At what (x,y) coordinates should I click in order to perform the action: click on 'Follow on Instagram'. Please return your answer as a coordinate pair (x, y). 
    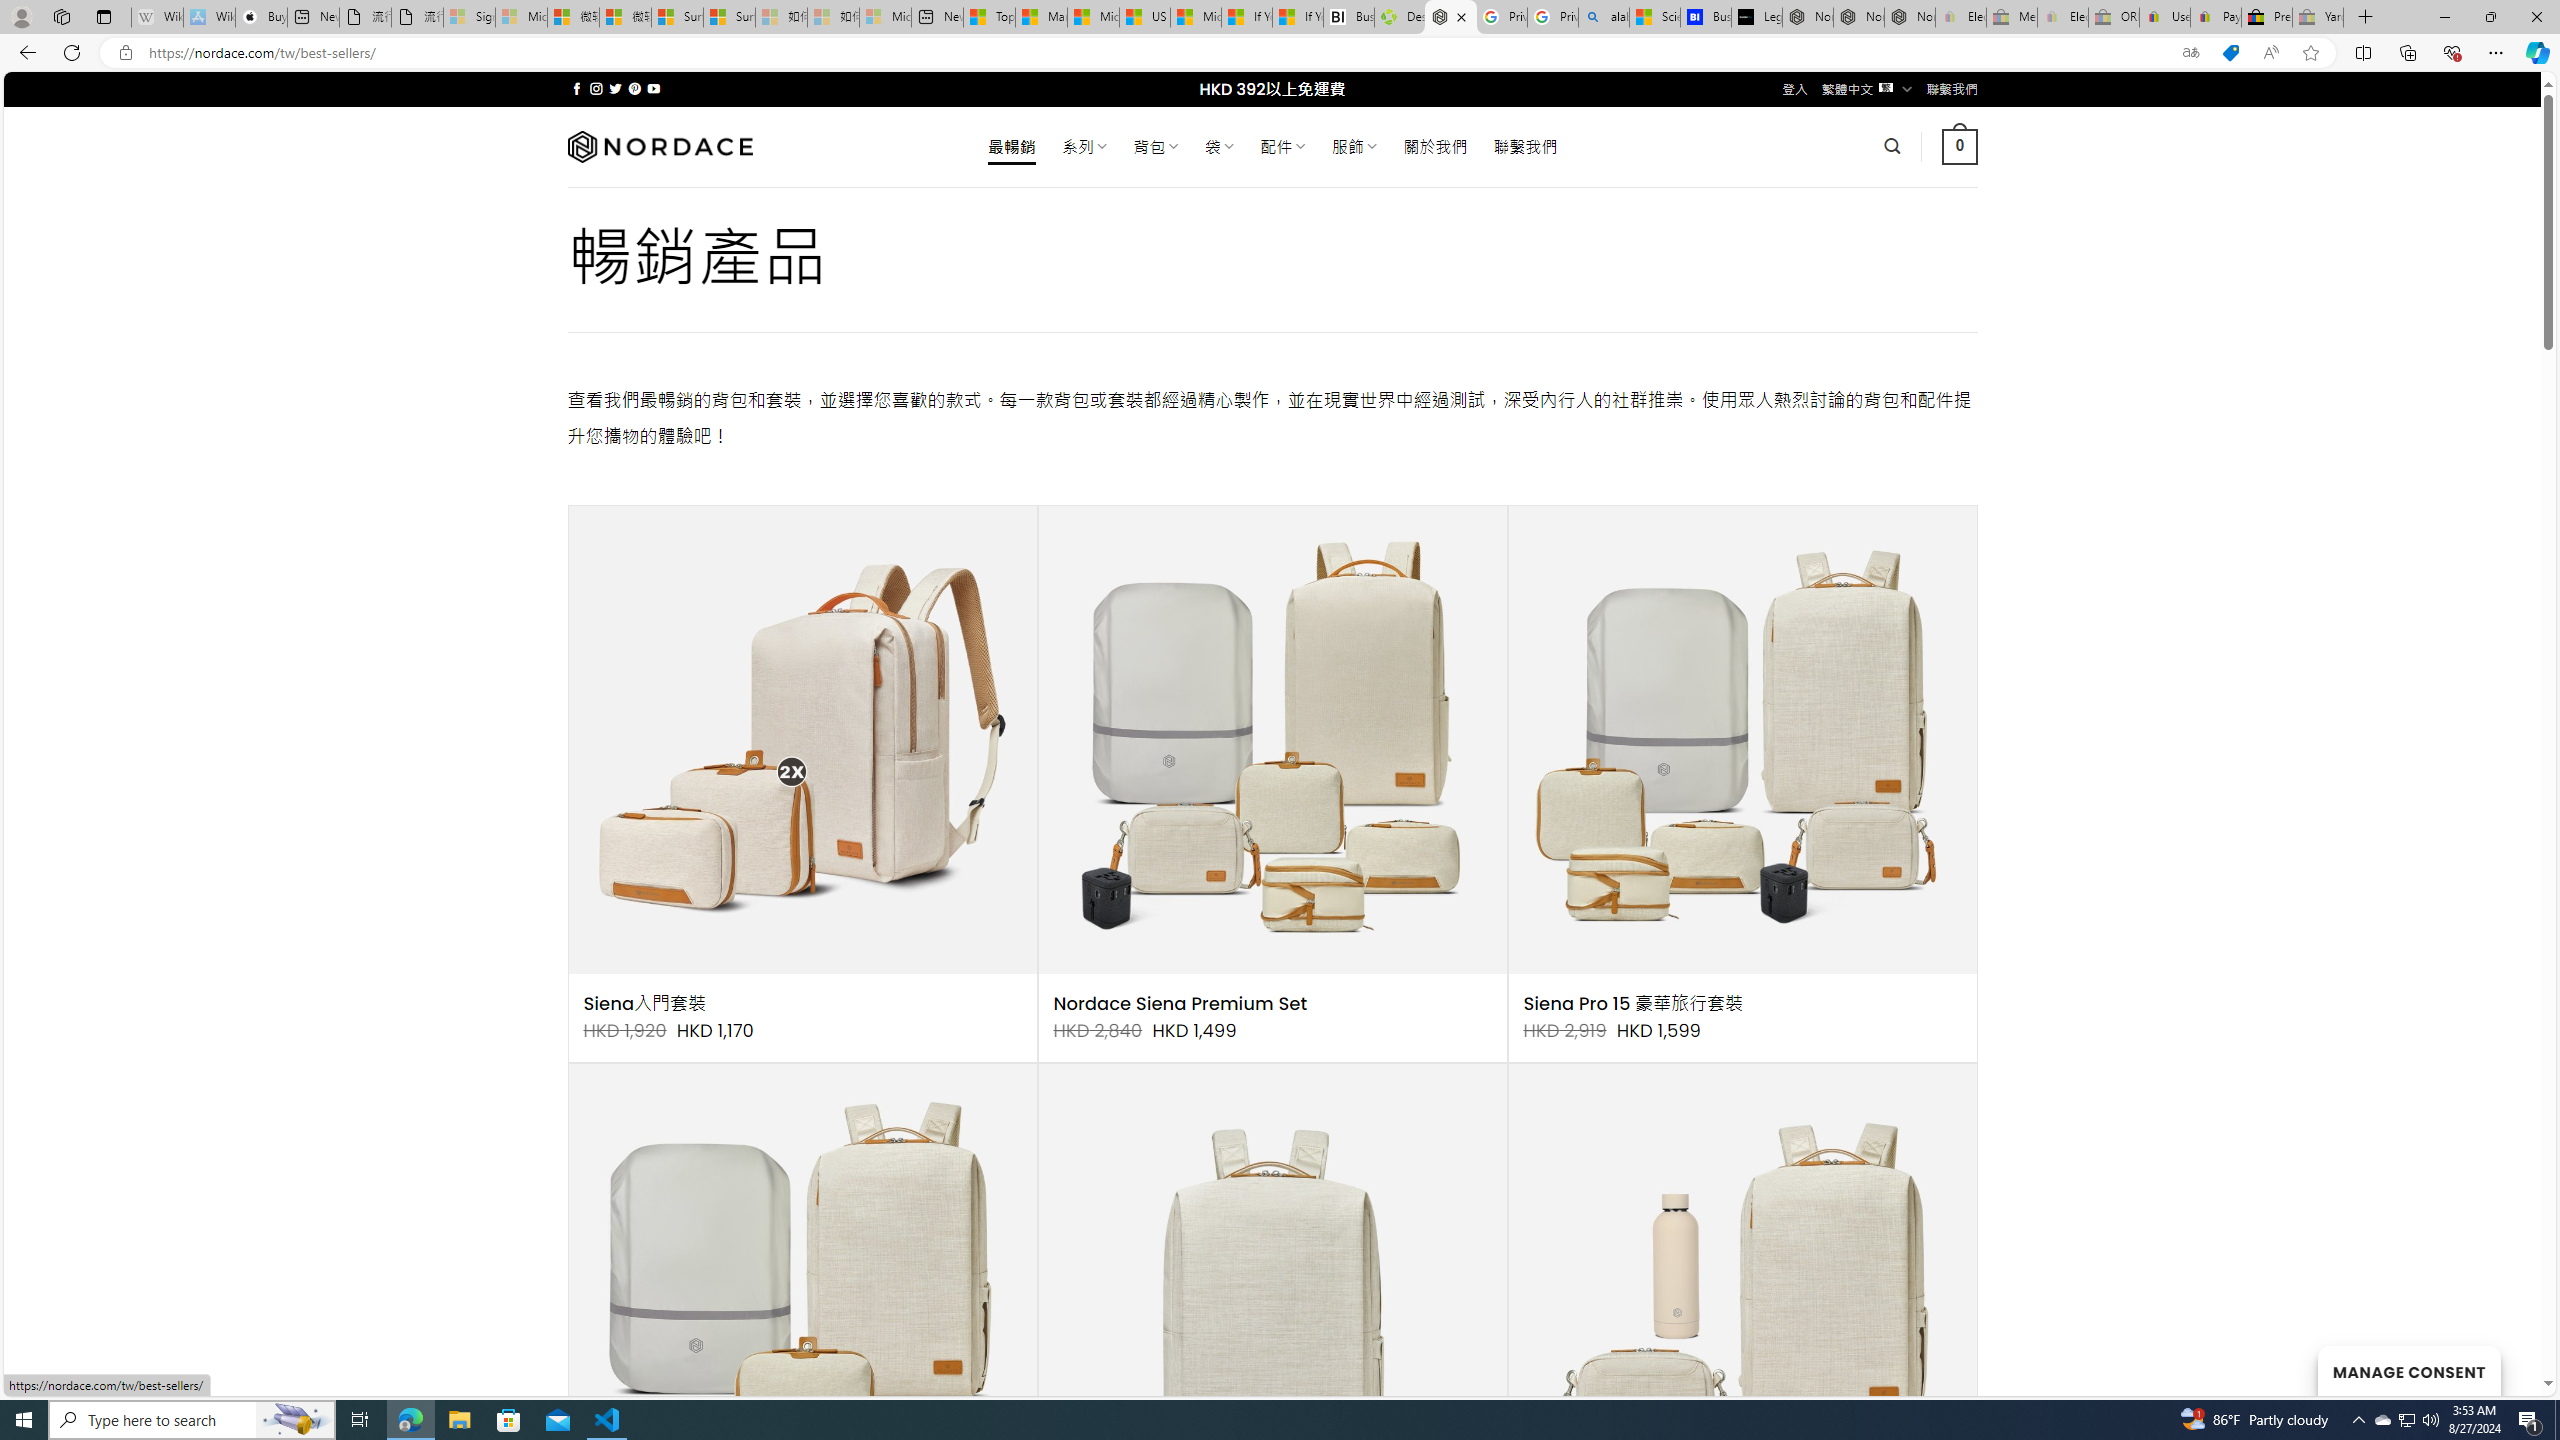
    Looking at the image, I should click on (595, 88).